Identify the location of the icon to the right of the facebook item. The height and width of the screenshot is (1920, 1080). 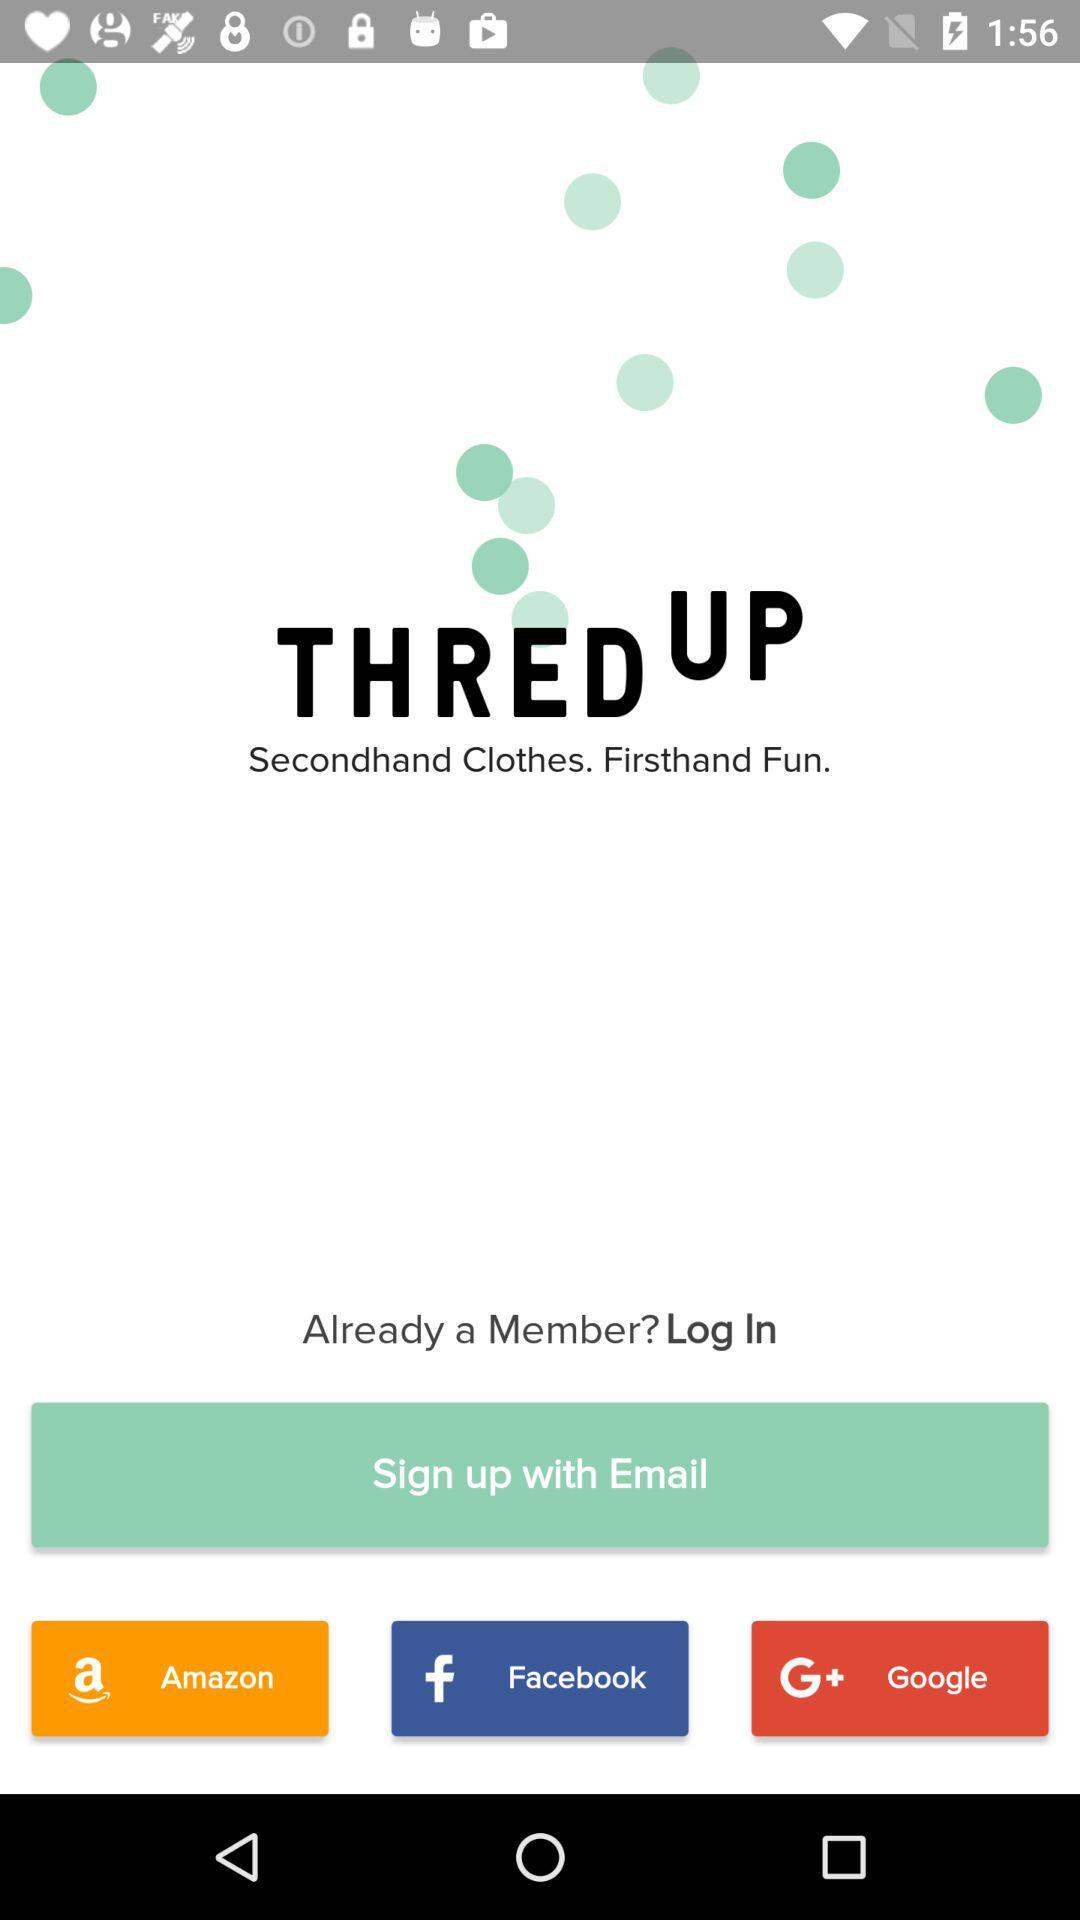
(898, 1678).